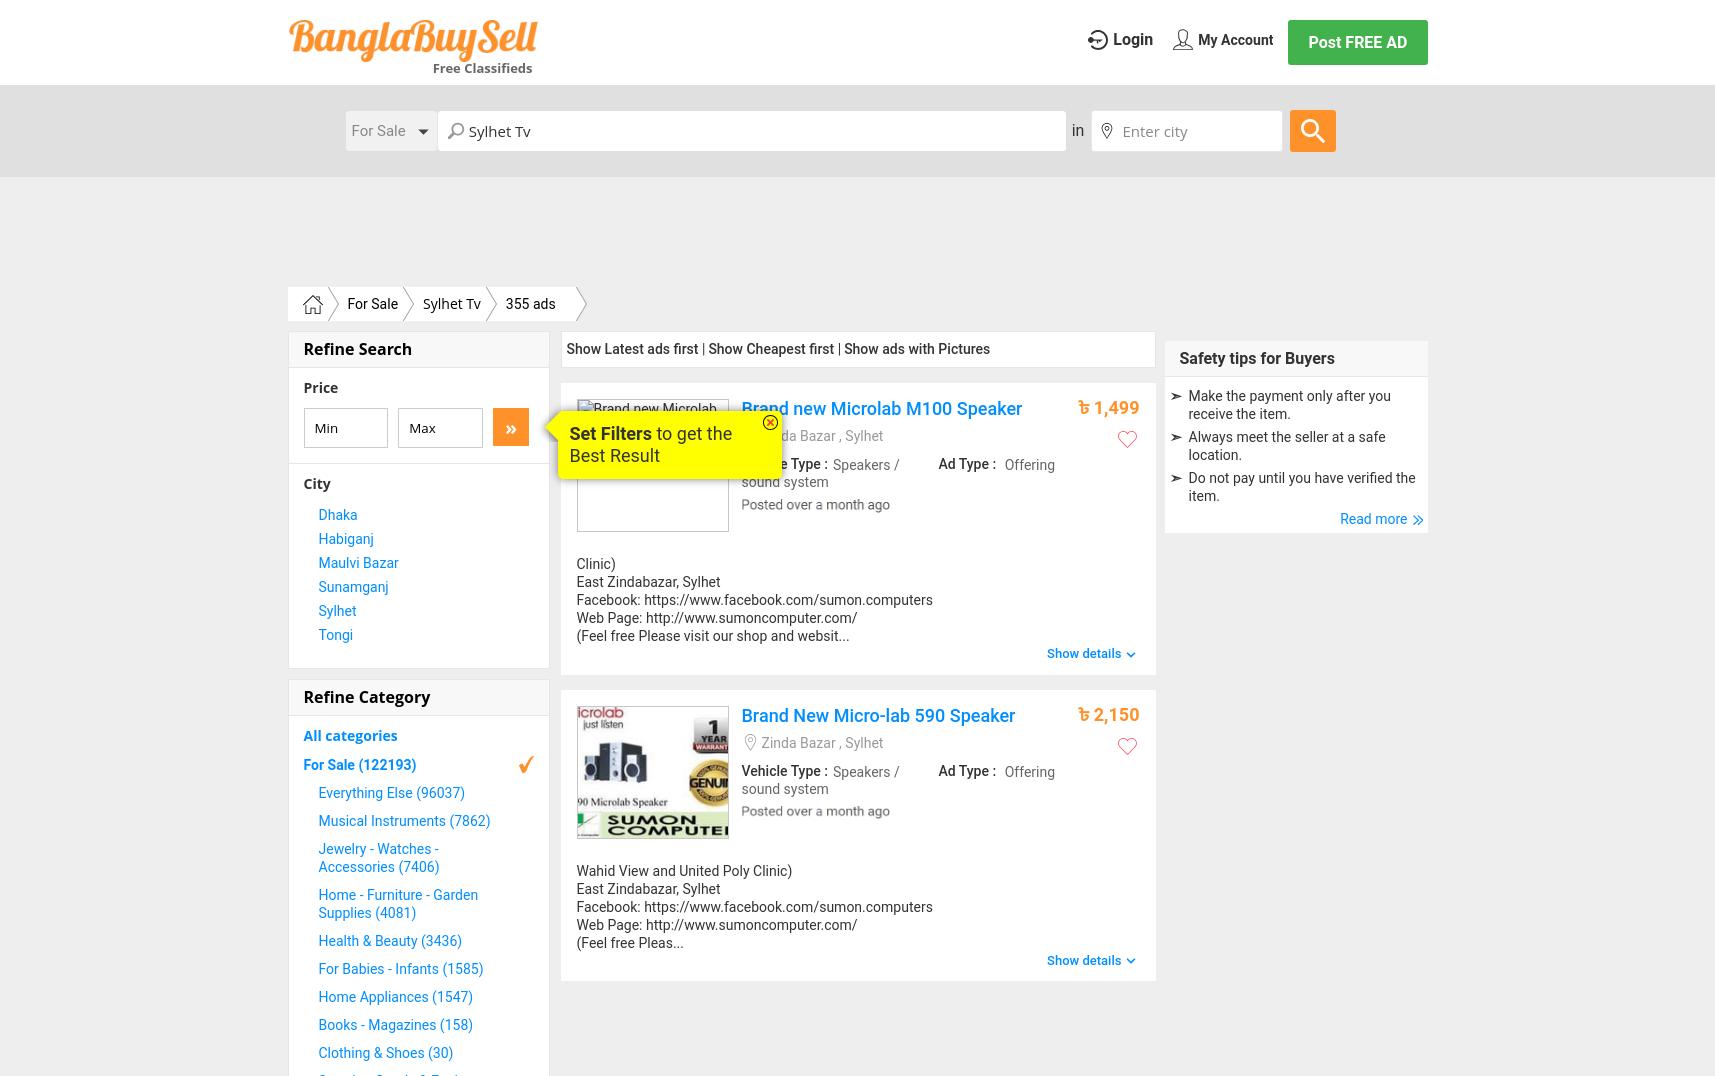  What do you see at coordinates (395, 911) in the screenshot?
I see `'(4081)'` at bounding box center [395, 911].